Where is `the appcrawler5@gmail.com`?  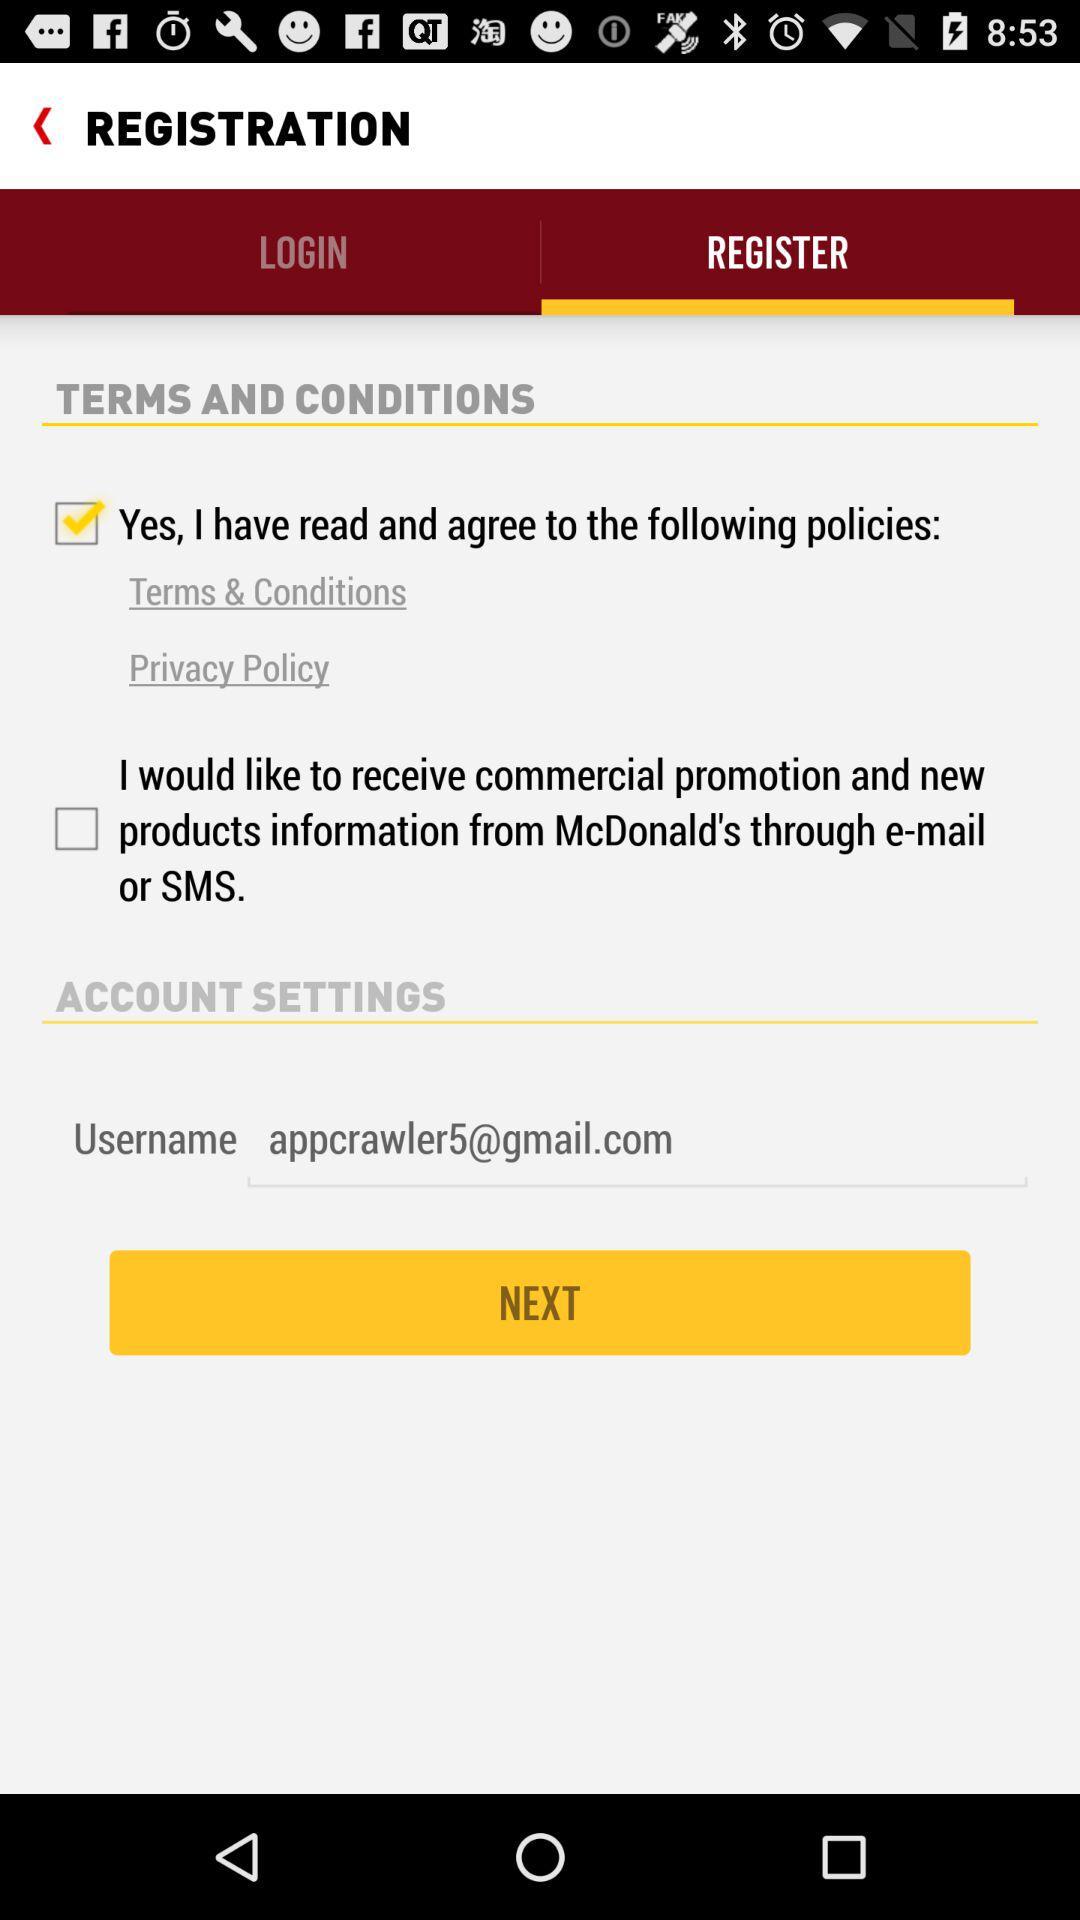 the appcrawler5@gmail.com is located at coordinates (637, 1138).